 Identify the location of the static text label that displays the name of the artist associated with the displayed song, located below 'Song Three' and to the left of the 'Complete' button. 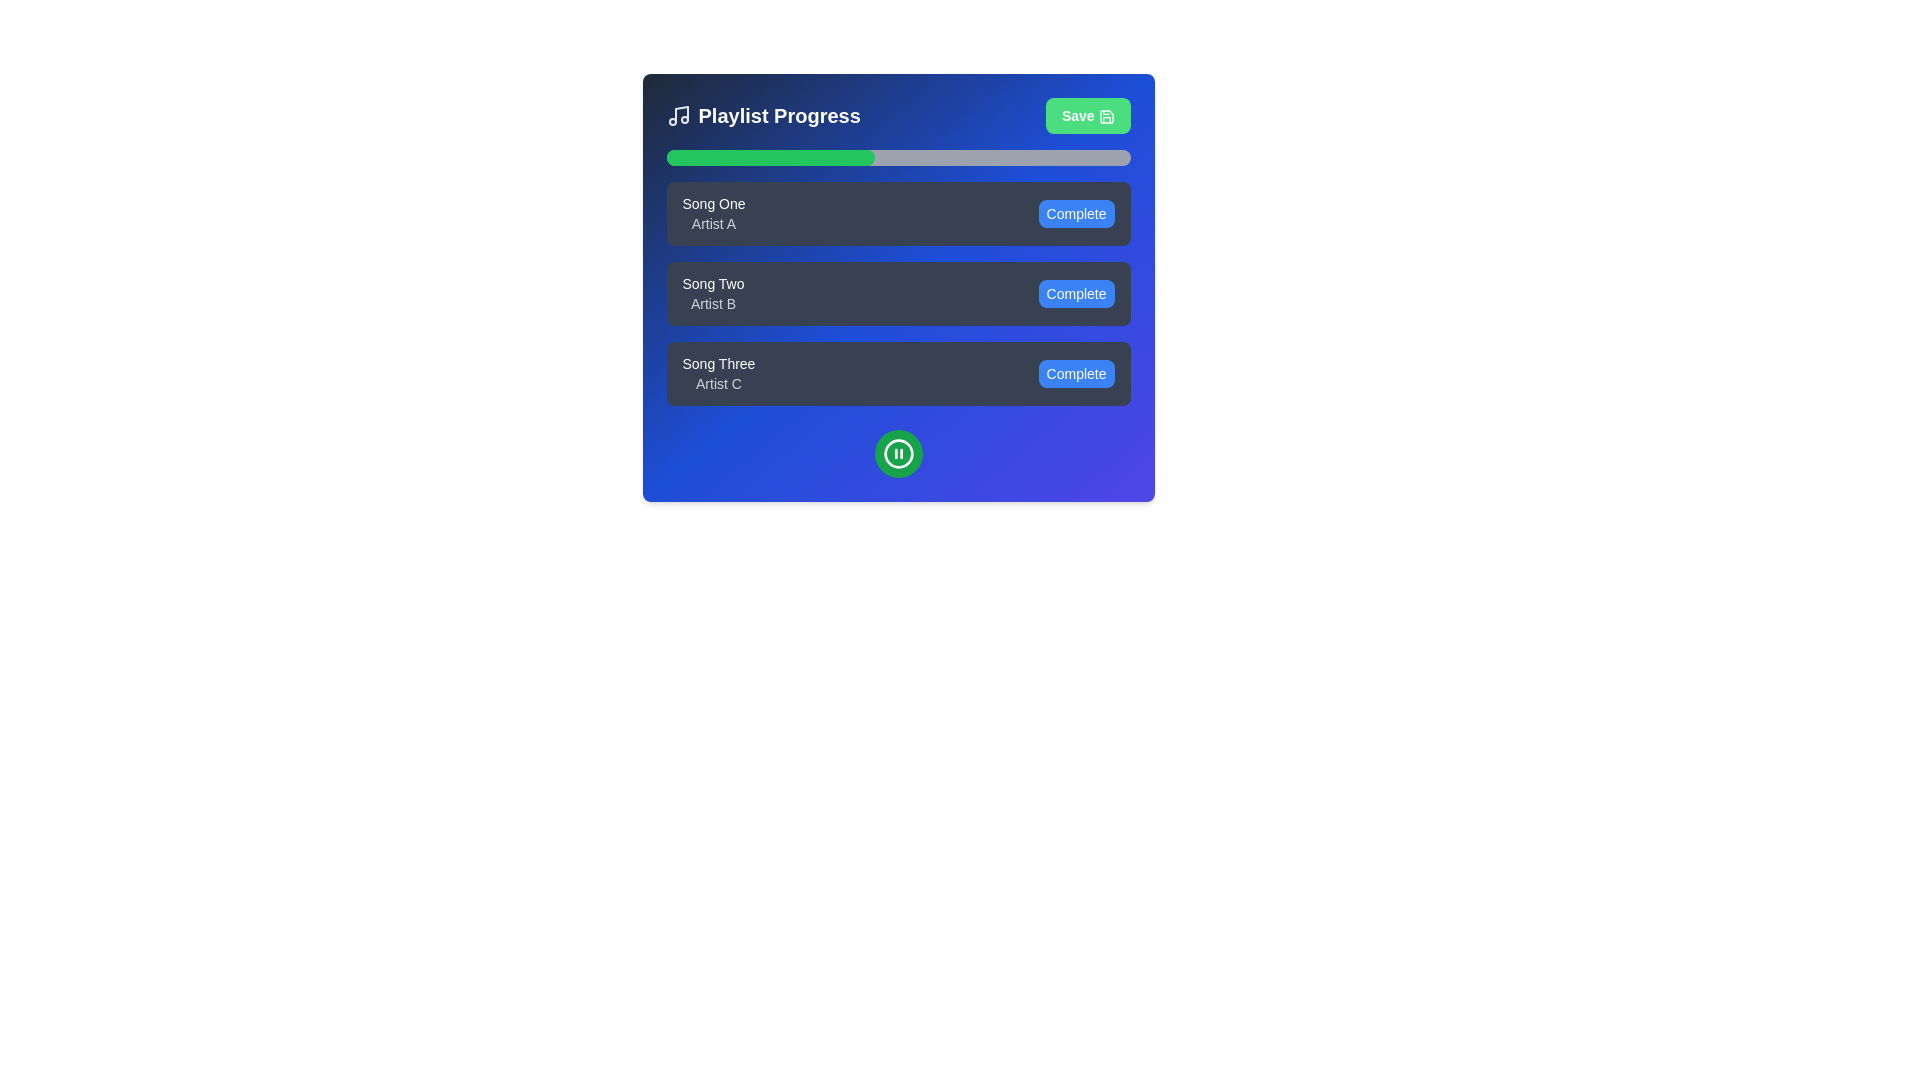
(719, 384).